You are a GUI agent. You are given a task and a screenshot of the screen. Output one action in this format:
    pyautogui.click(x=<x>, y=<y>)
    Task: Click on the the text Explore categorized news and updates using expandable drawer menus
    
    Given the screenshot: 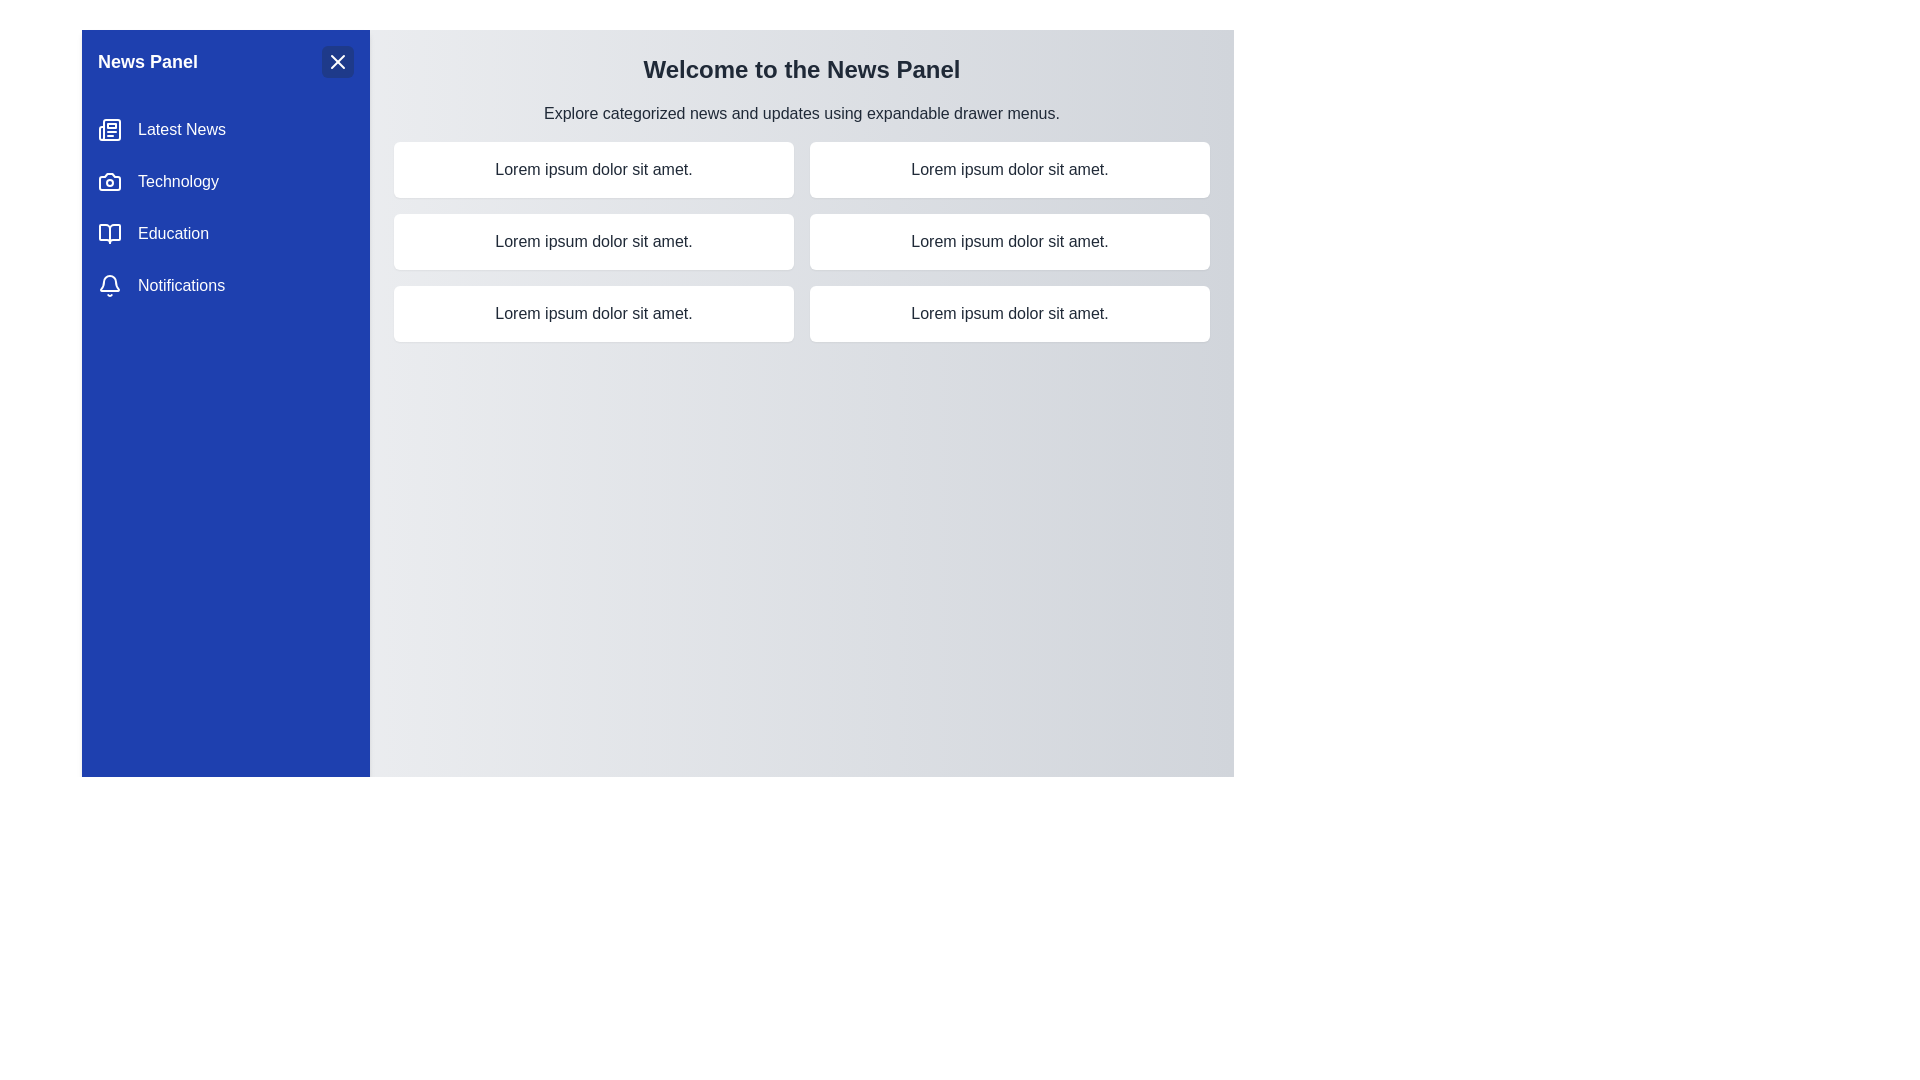 What is the action you would take?
    pyautogui.click(x=801, y=114)
    